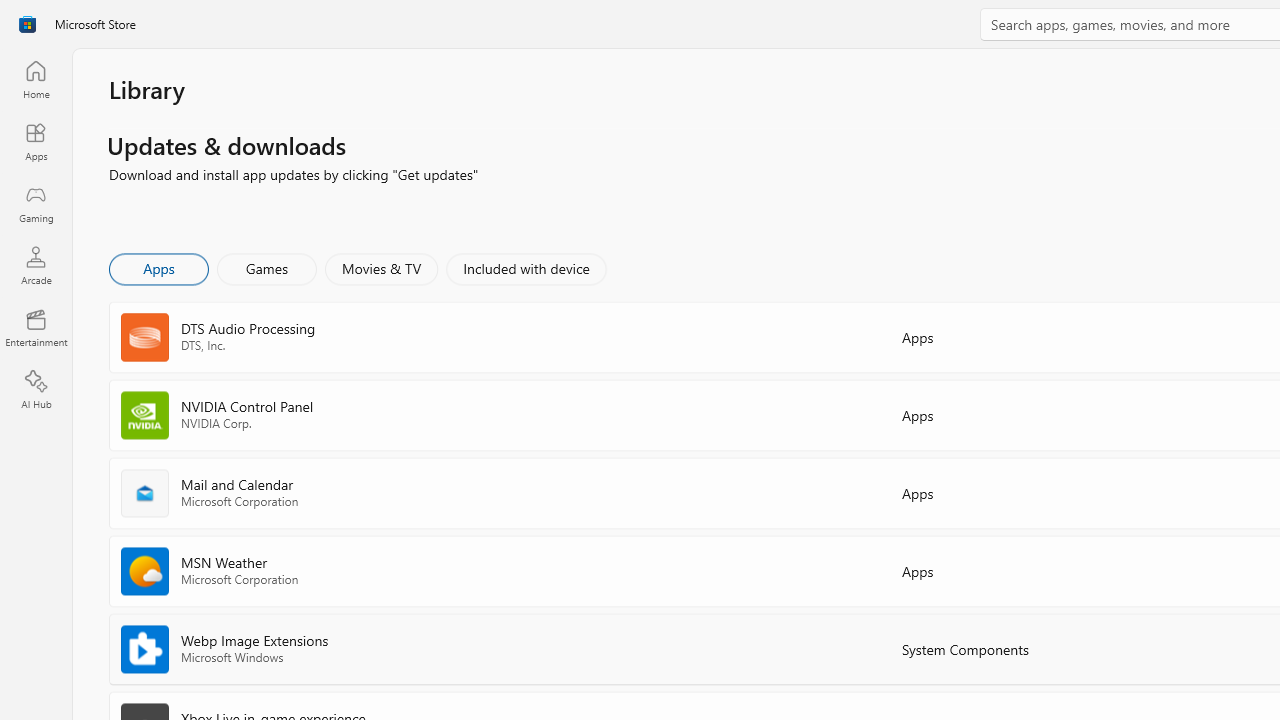 This screenshot has height=720, width=1280. I want to click on 'AI Hub', so click(35, 390).